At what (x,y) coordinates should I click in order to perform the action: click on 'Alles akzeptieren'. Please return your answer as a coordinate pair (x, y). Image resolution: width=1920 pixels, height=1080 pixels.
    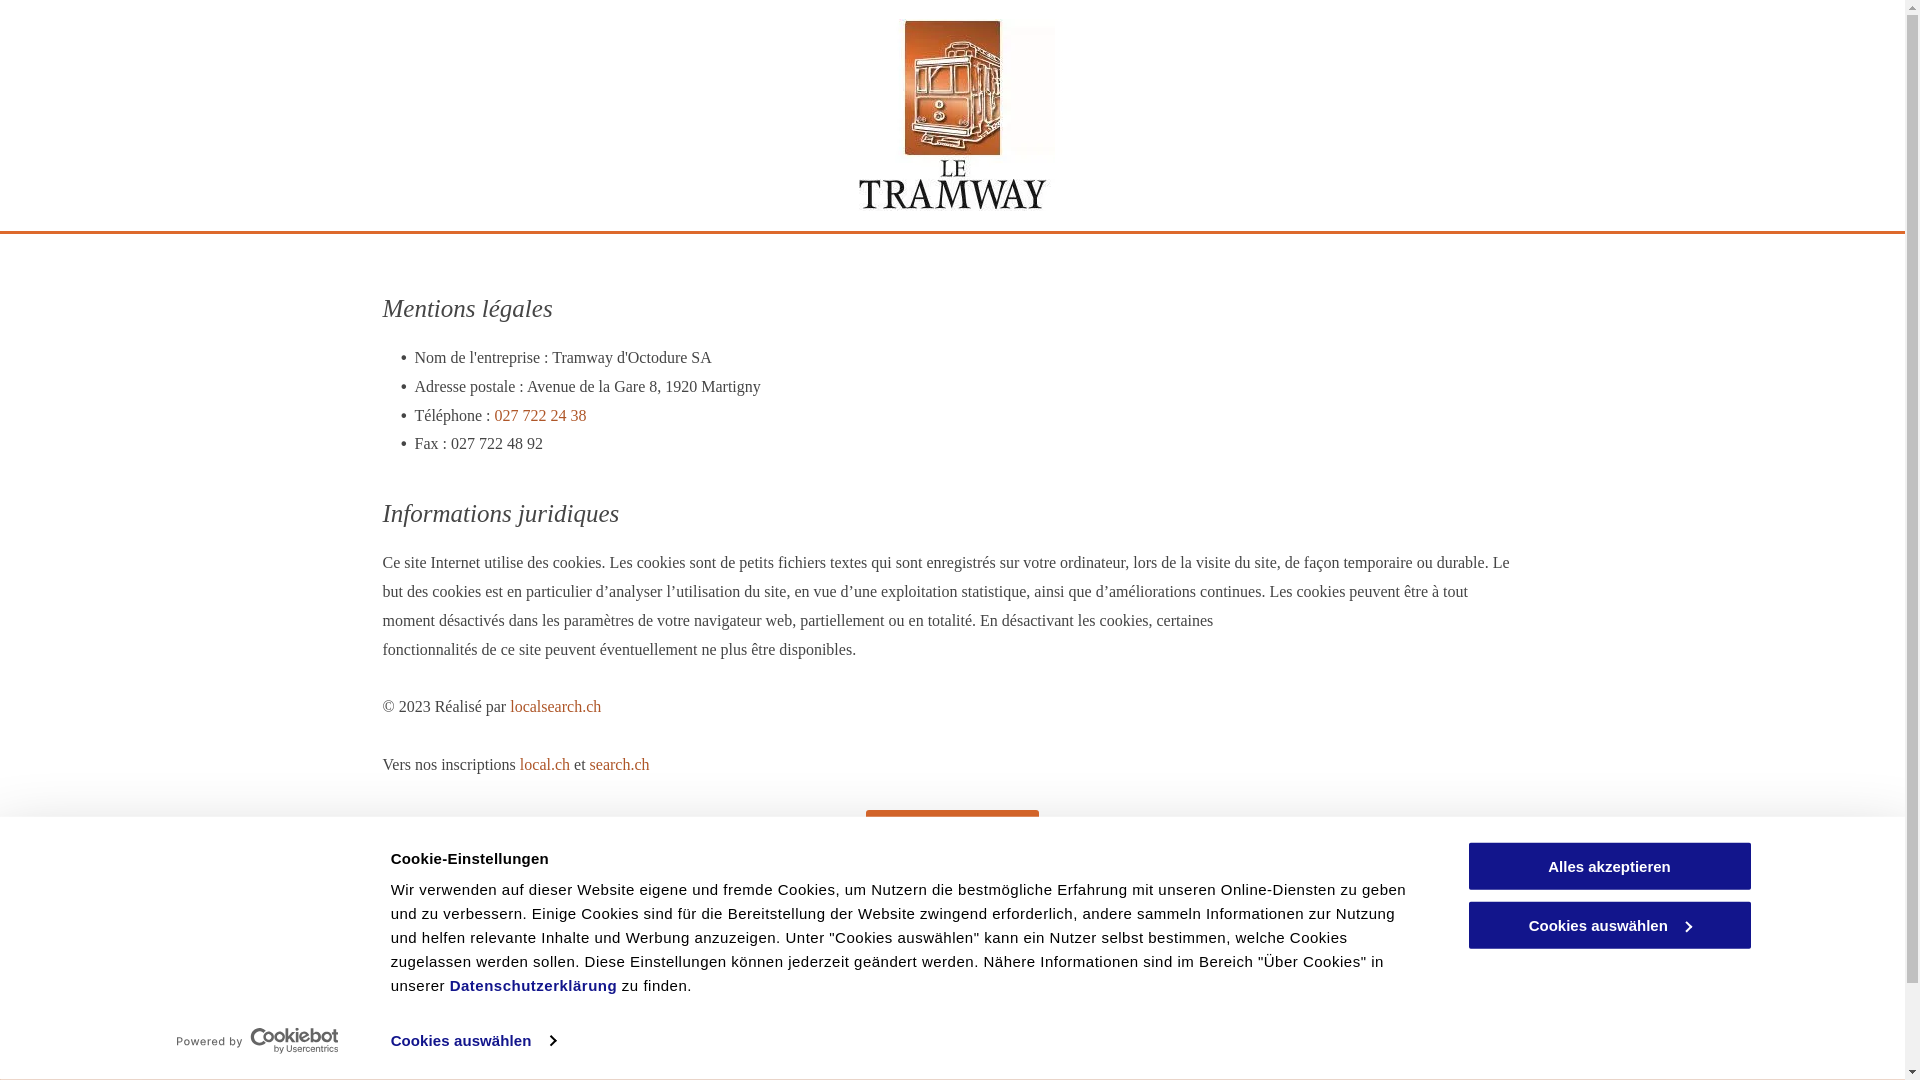
    Looking at the image, I should click on (1608, 865).